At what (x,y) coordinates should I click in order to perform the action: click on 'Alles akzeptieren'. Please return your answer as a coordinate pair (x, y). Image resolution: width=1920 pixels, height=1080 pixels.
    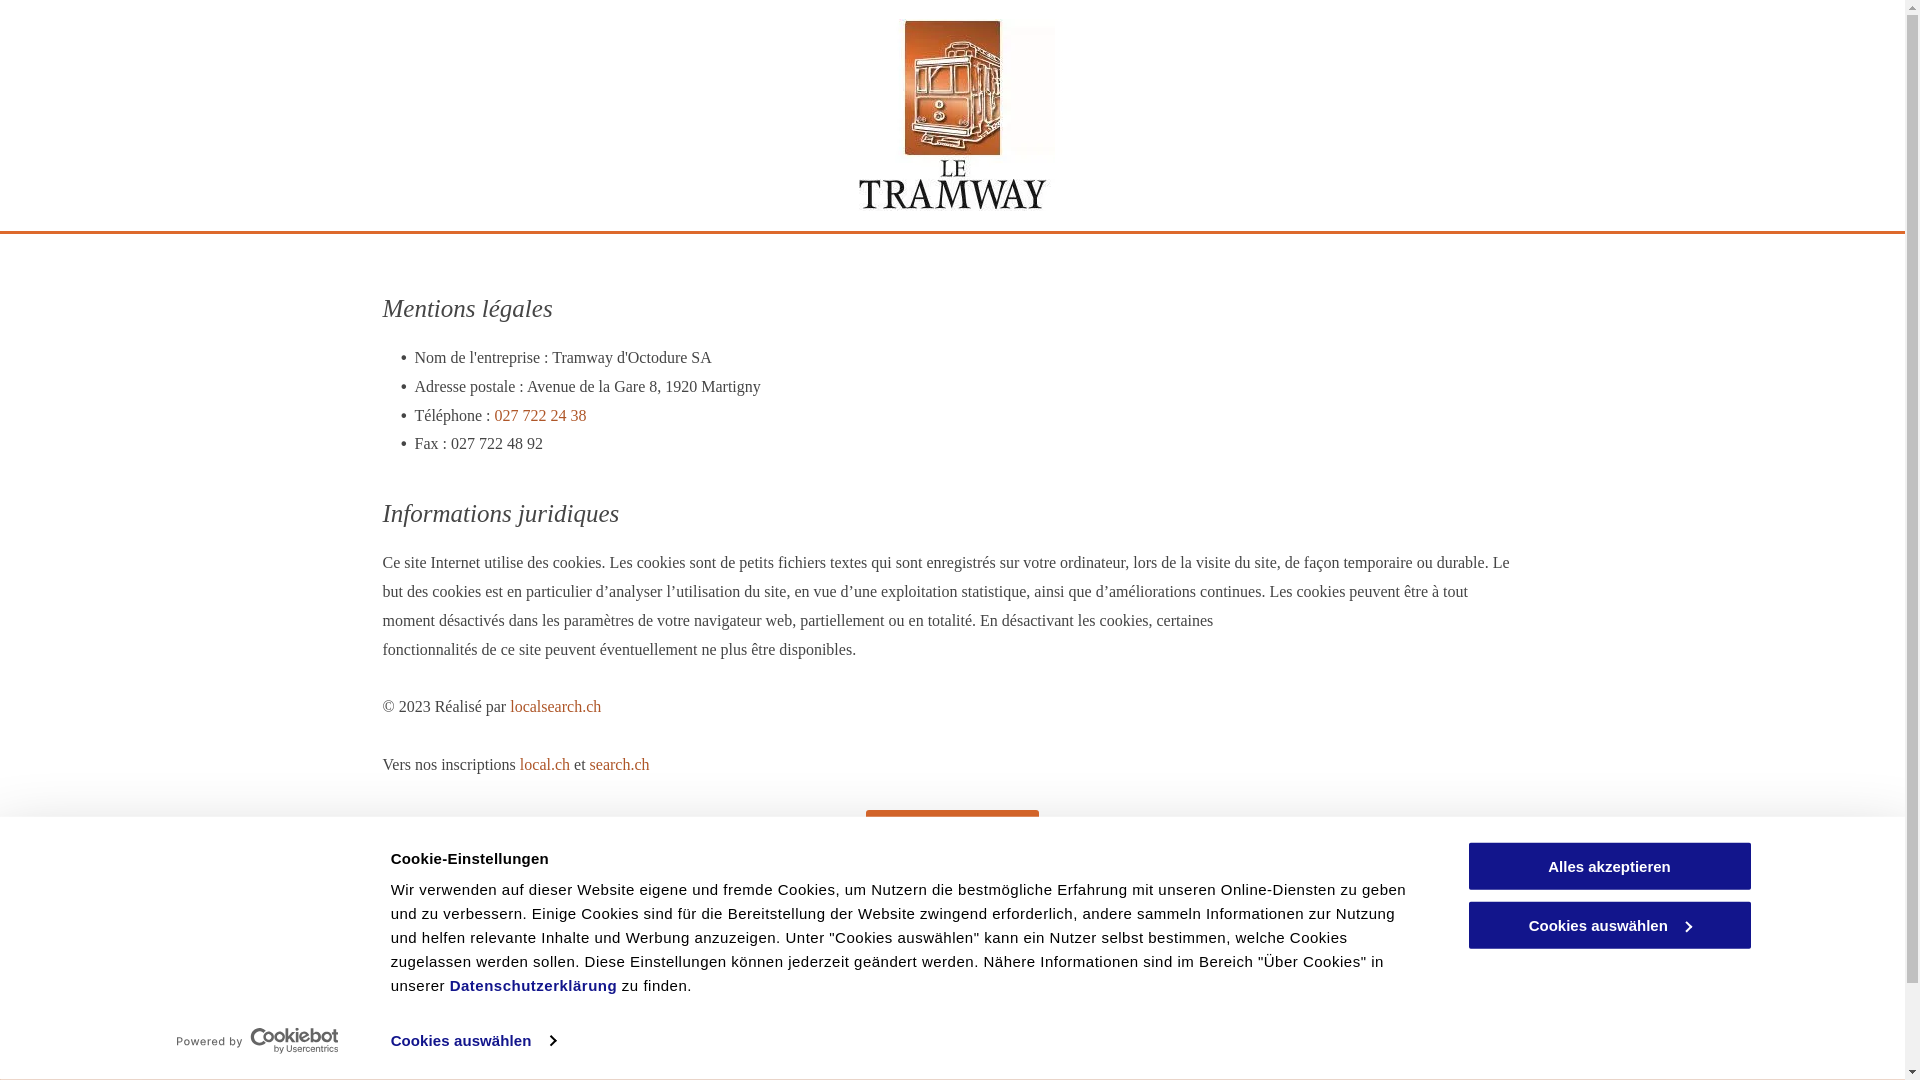
    Looking at the image, I should click on (1608, 865).